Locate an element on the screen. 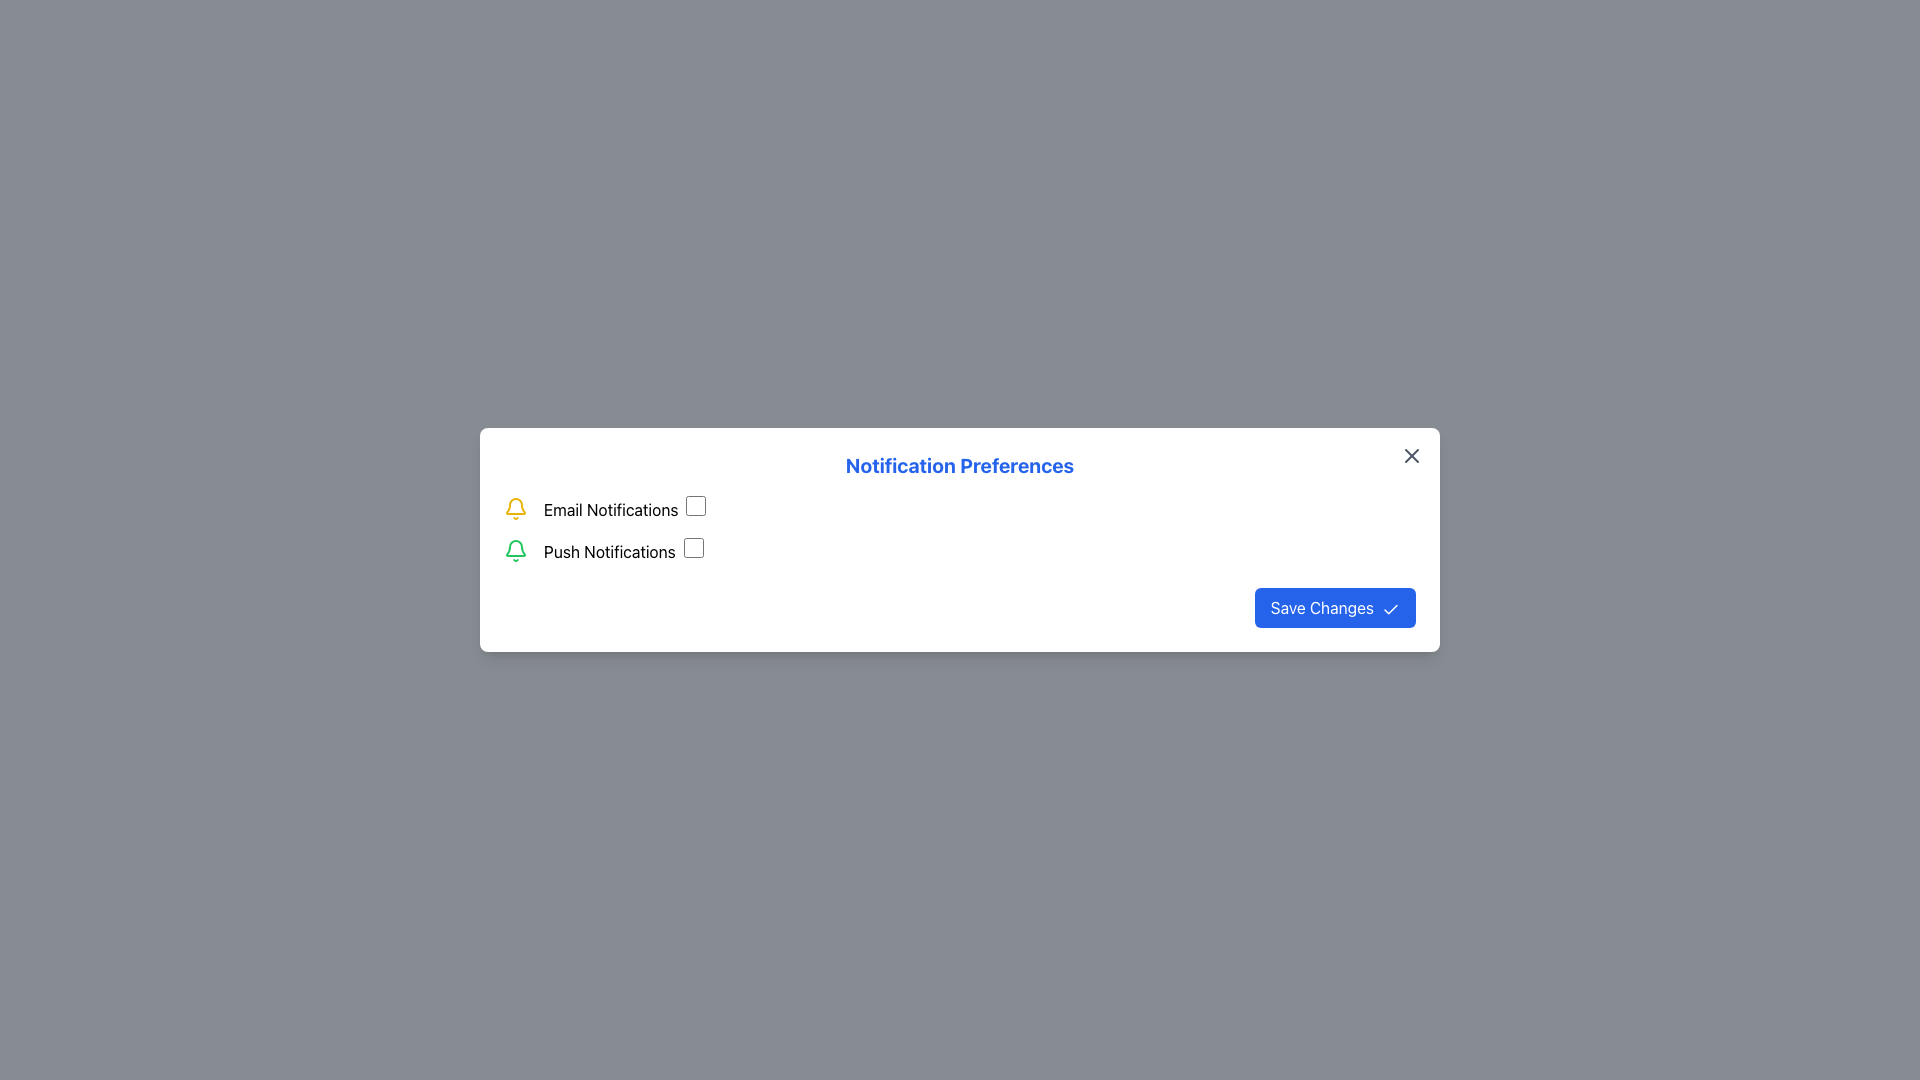 This screenshot has height=1080, width=1920. the label associated with the checkbox for email notifications is located at coordinates (624, 508).